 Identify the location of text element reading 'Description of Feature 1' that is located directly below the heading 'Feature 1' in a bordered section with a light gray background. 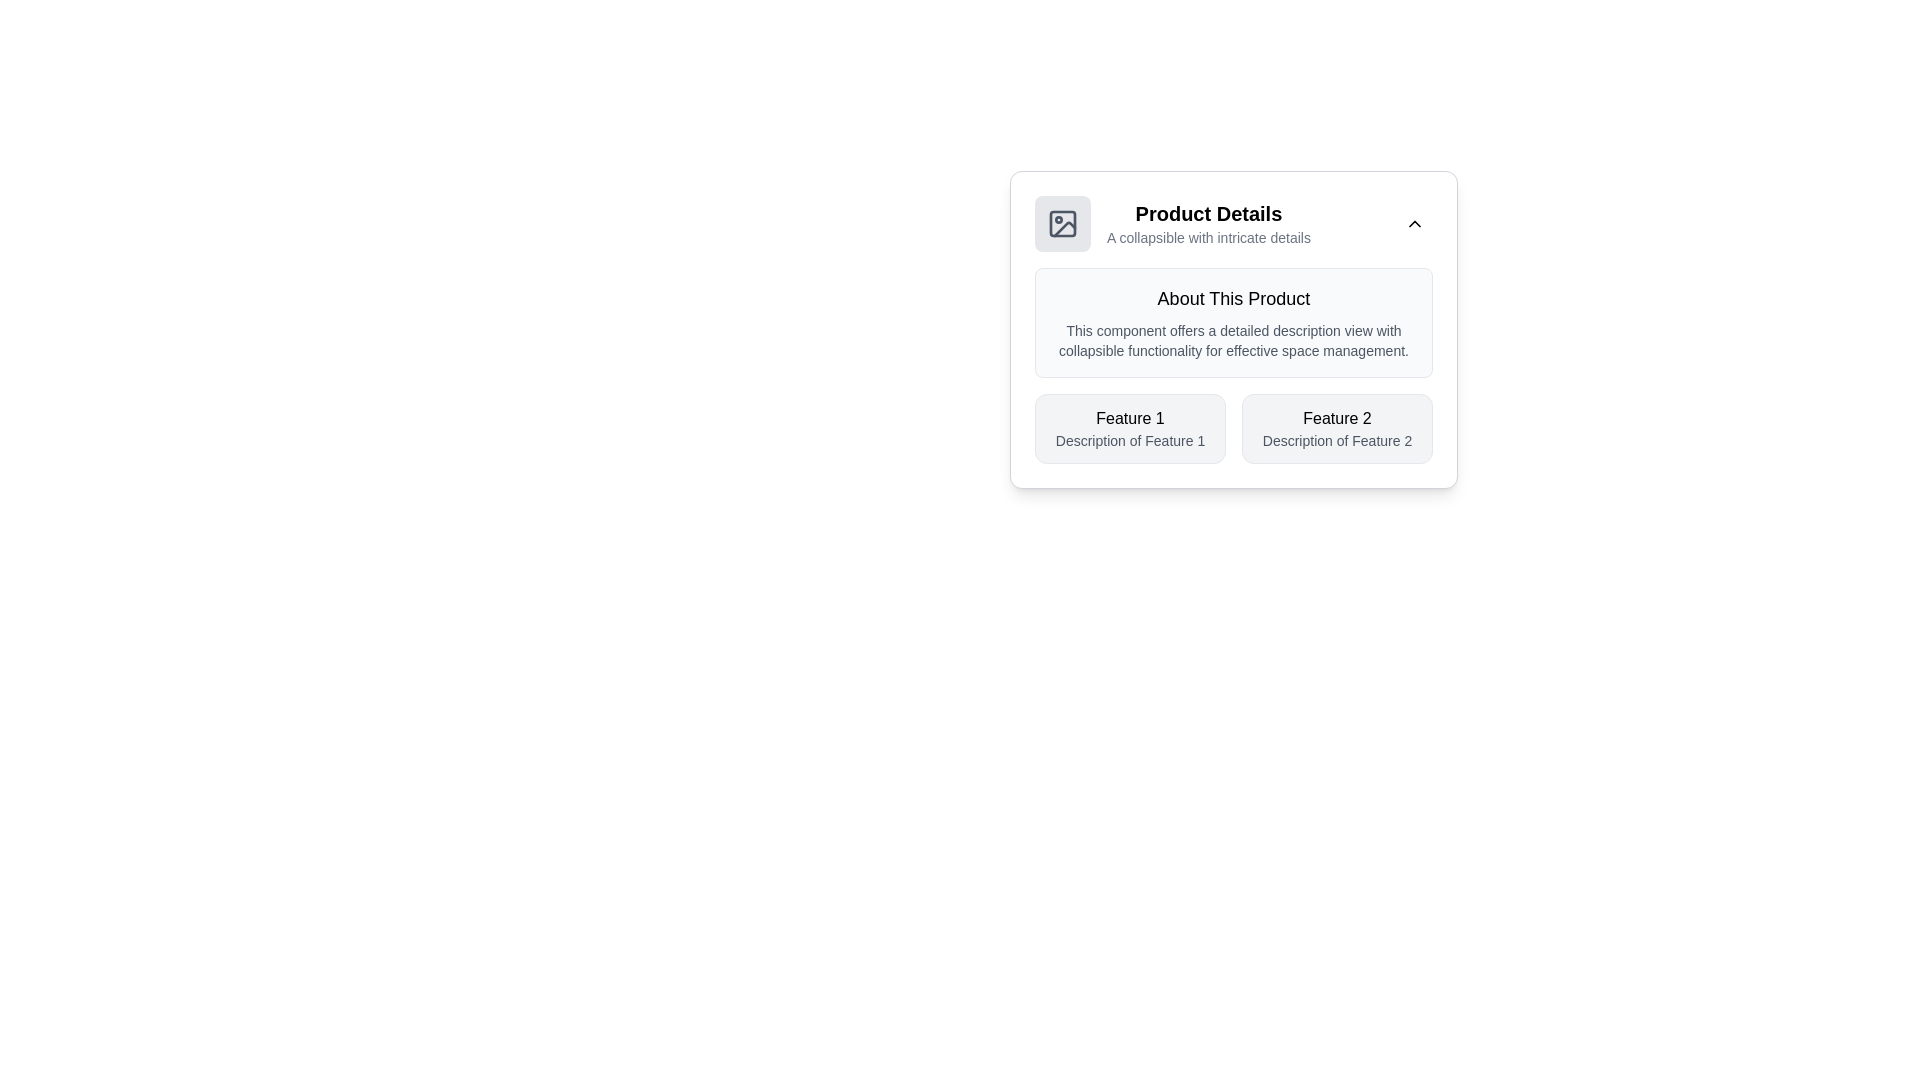
(1130, 439).